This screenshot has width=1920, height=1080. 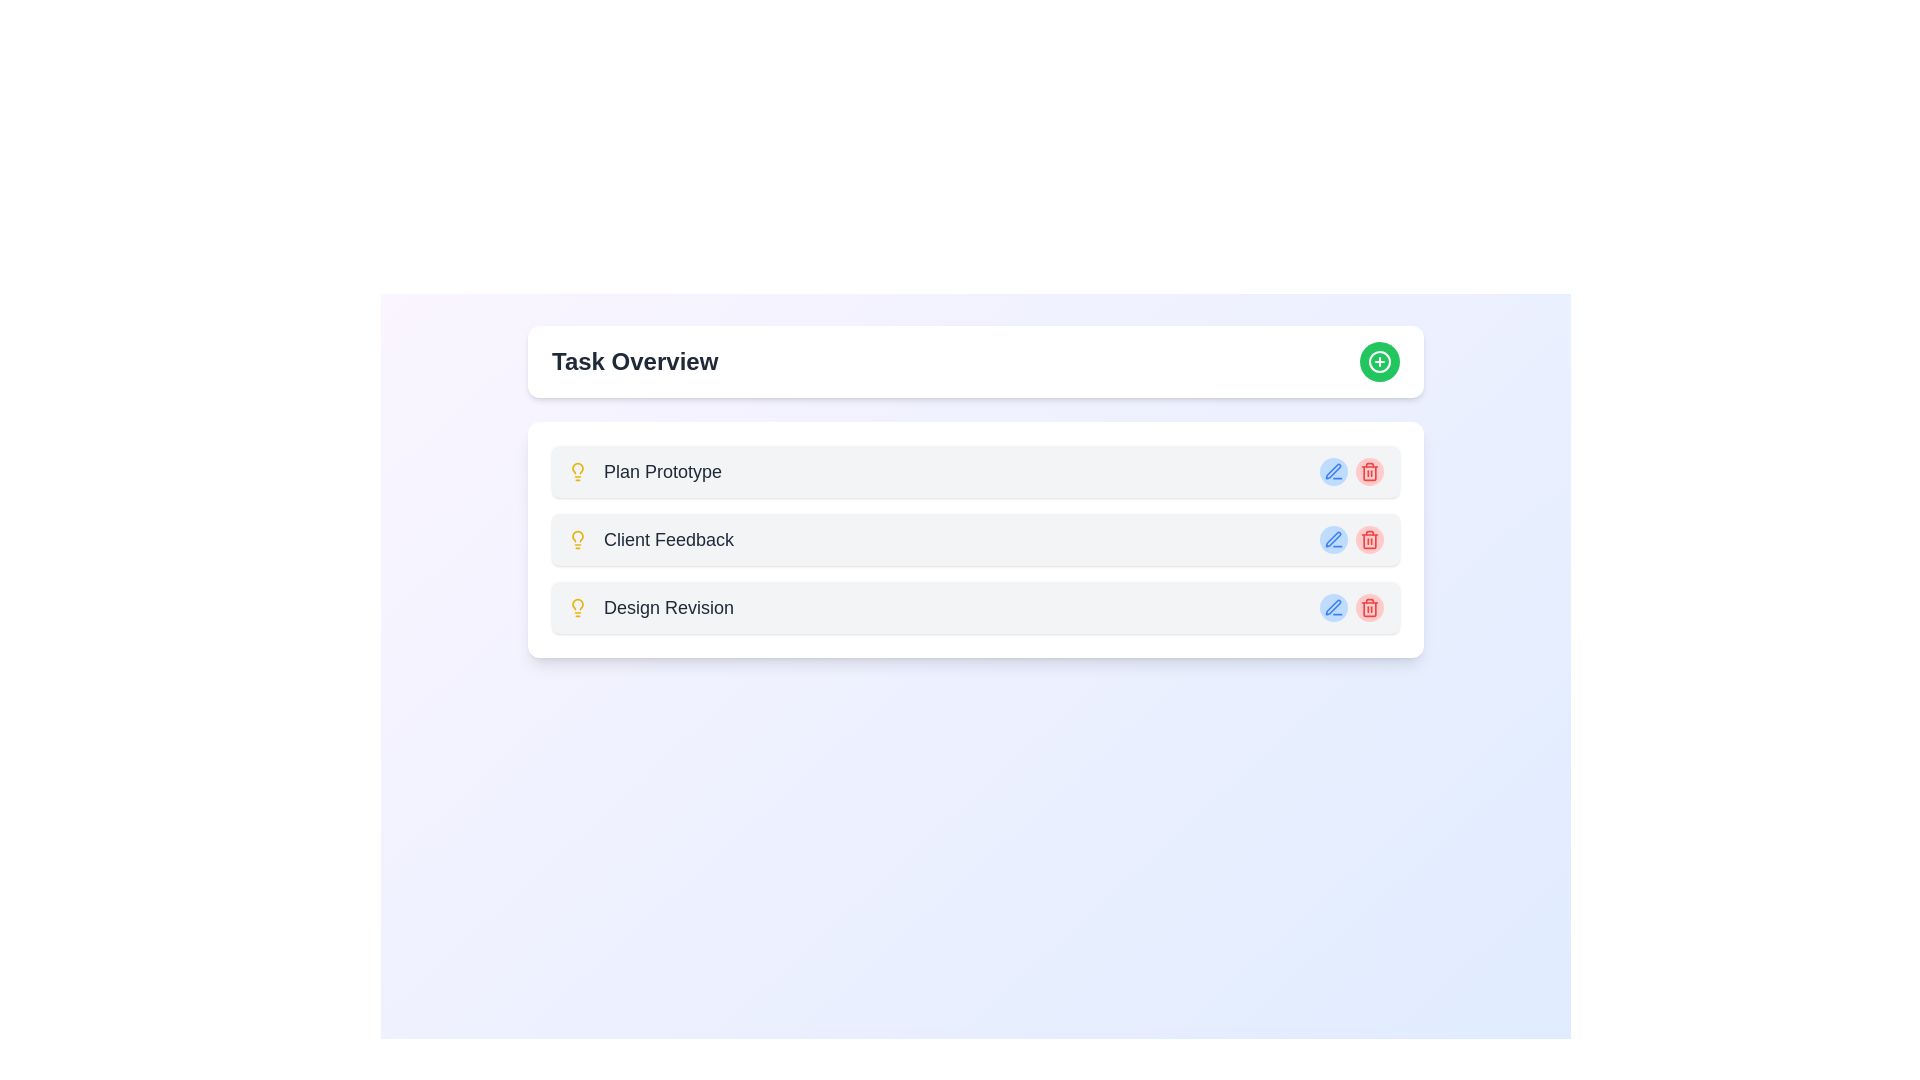 I want to click on the trash icon button, so click(x=1368, y=471).